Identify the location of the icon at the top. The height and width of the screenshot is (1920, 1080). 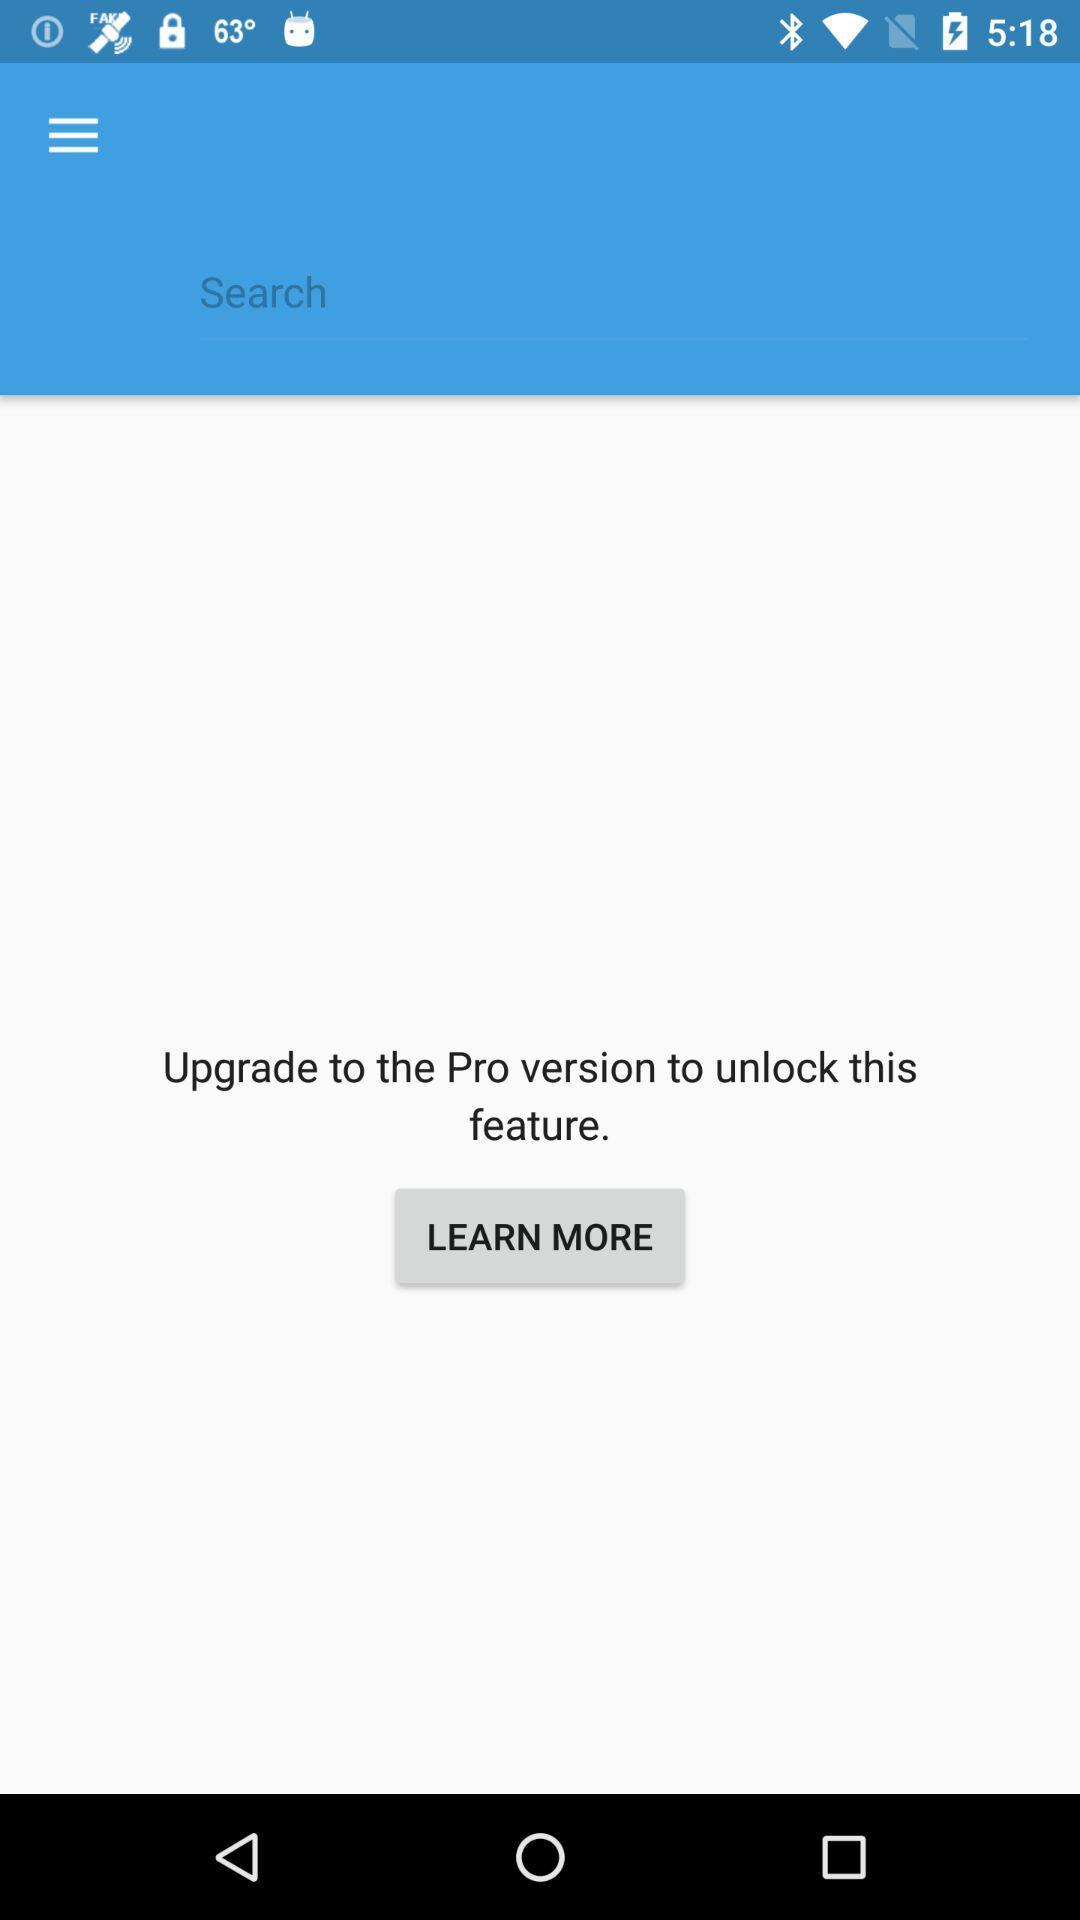
(612, 301).